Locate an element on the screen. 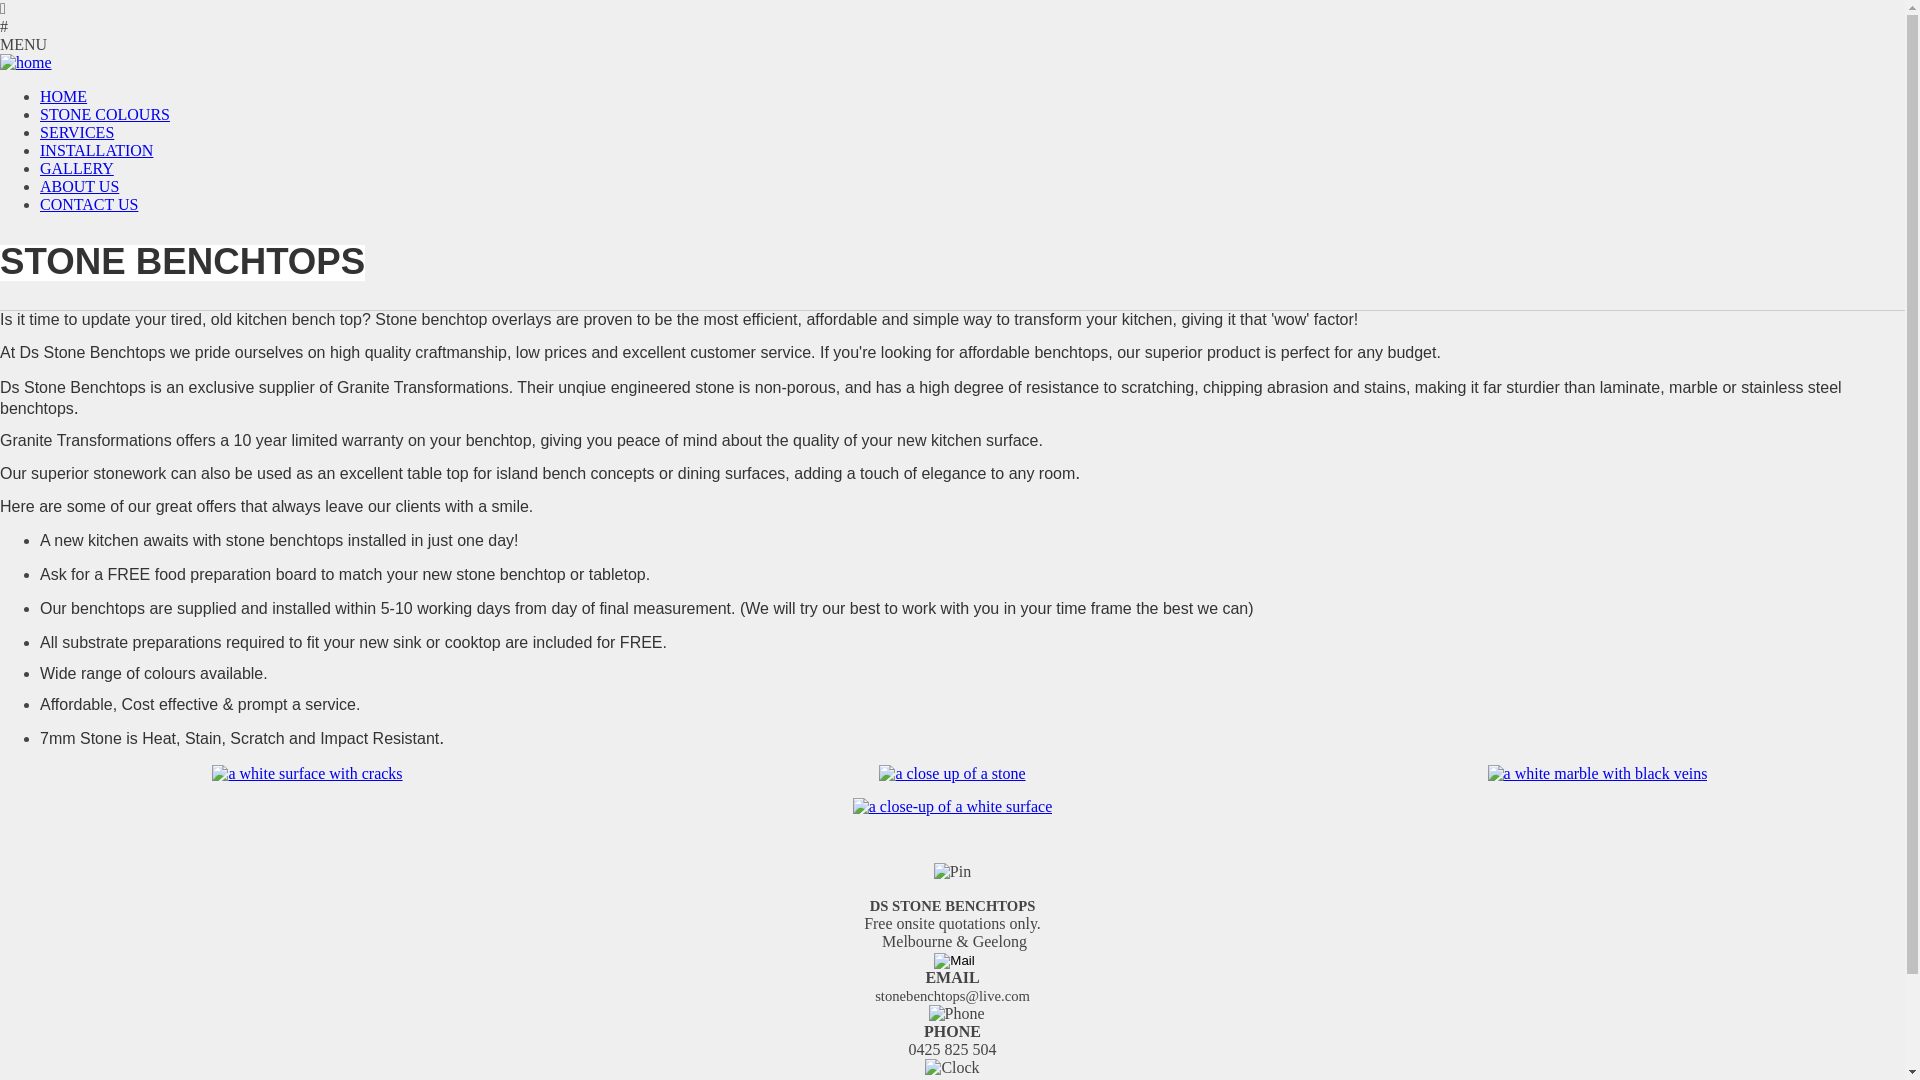 This screenshot has width=1920, height=1080. 'ABOUT US' is located at coordinates (79, 186).